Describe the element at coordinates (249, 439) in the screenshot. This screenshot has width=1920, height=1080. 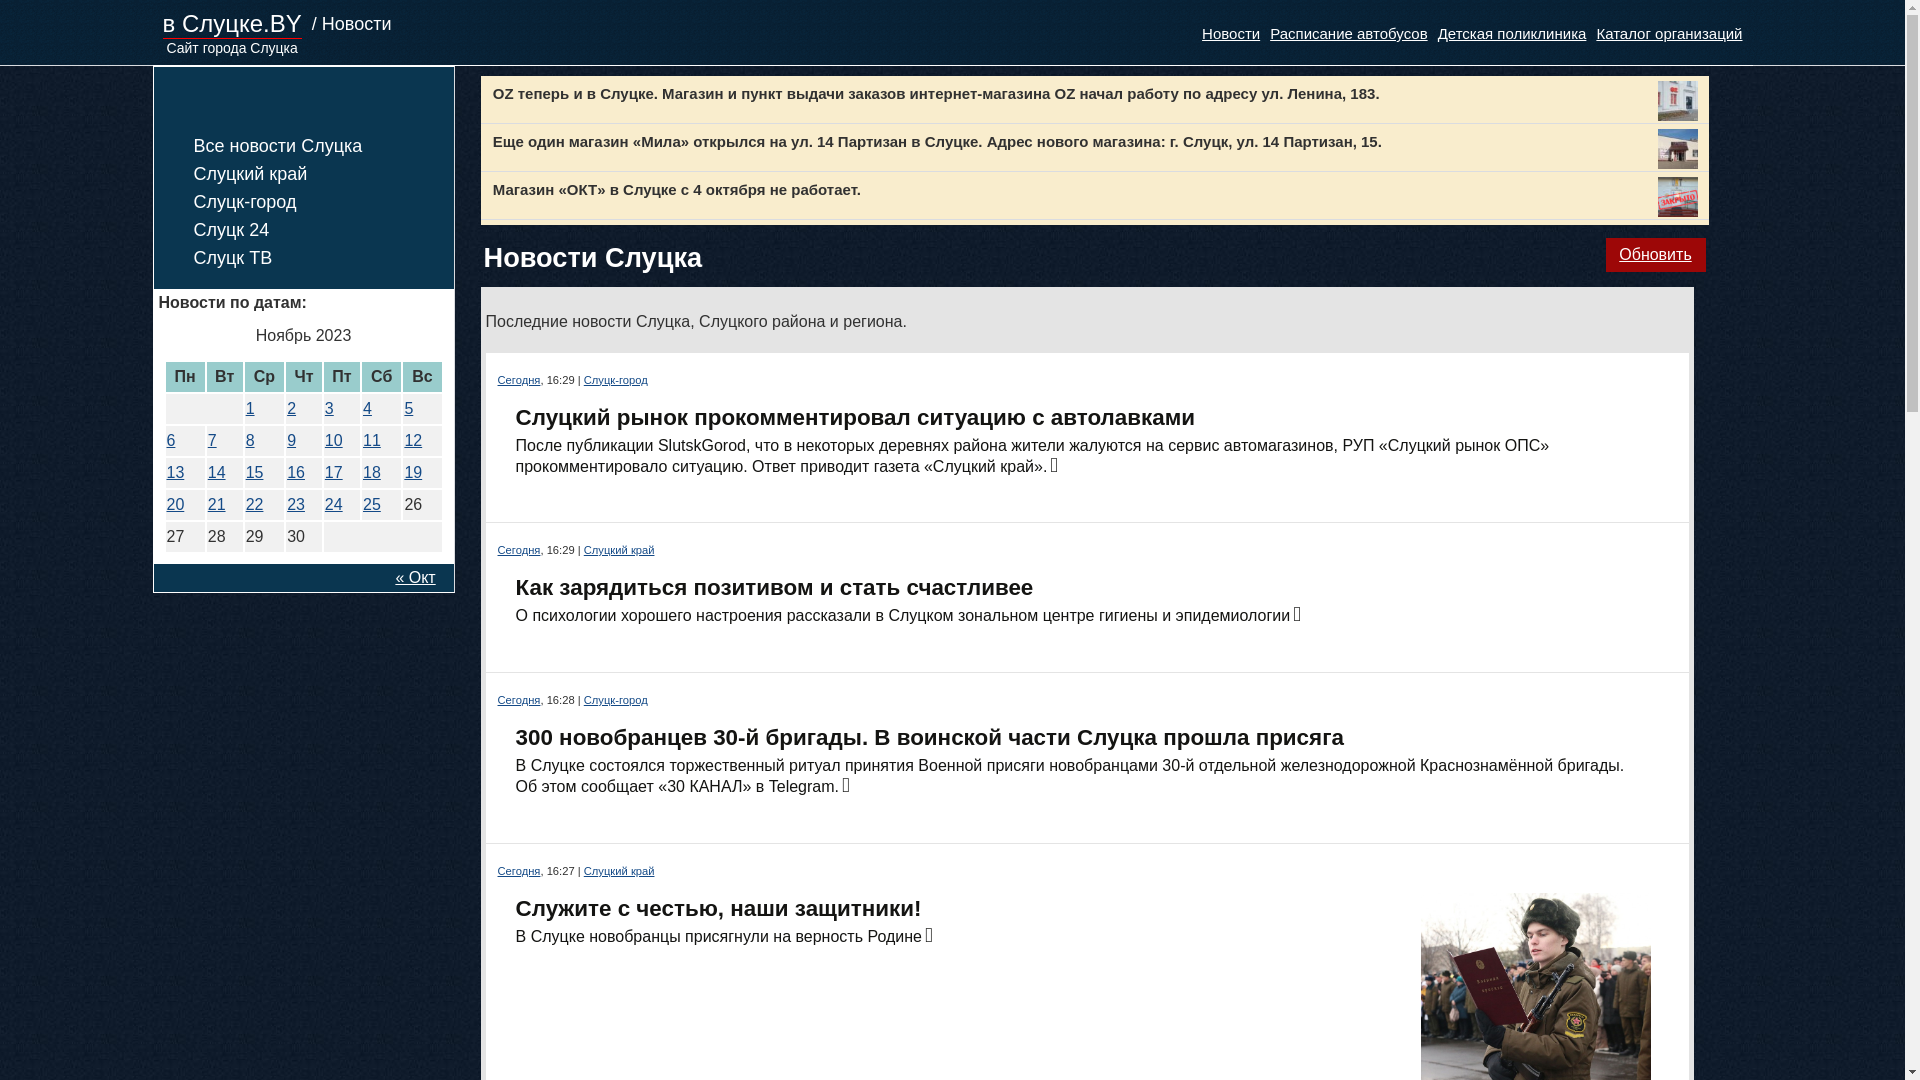
I see `'8'` at that location.